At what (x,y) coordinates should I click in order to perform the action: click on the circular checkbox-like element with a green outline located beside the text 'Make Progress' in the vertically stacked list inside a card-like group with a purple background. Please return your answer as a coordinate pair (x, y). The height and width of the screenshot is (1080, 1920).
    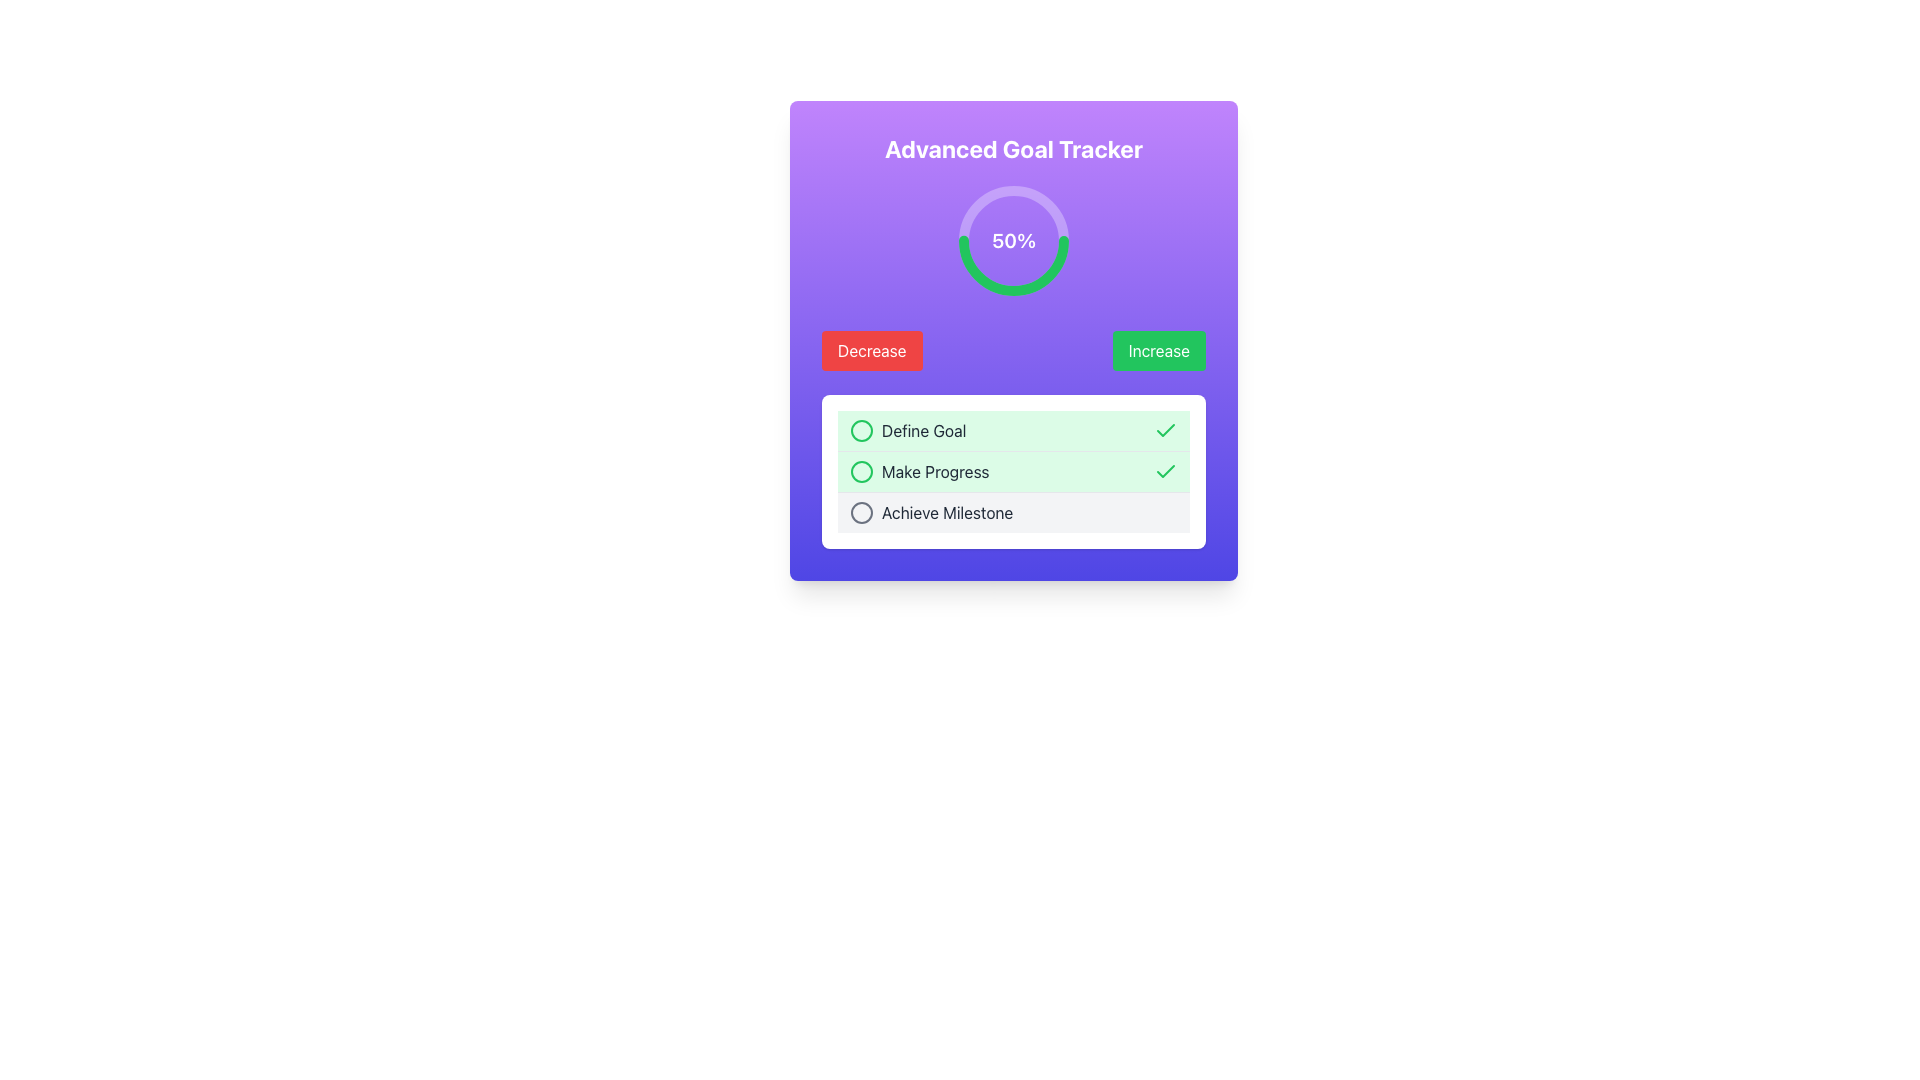
    Looking at the image, I should click on (862, 471).